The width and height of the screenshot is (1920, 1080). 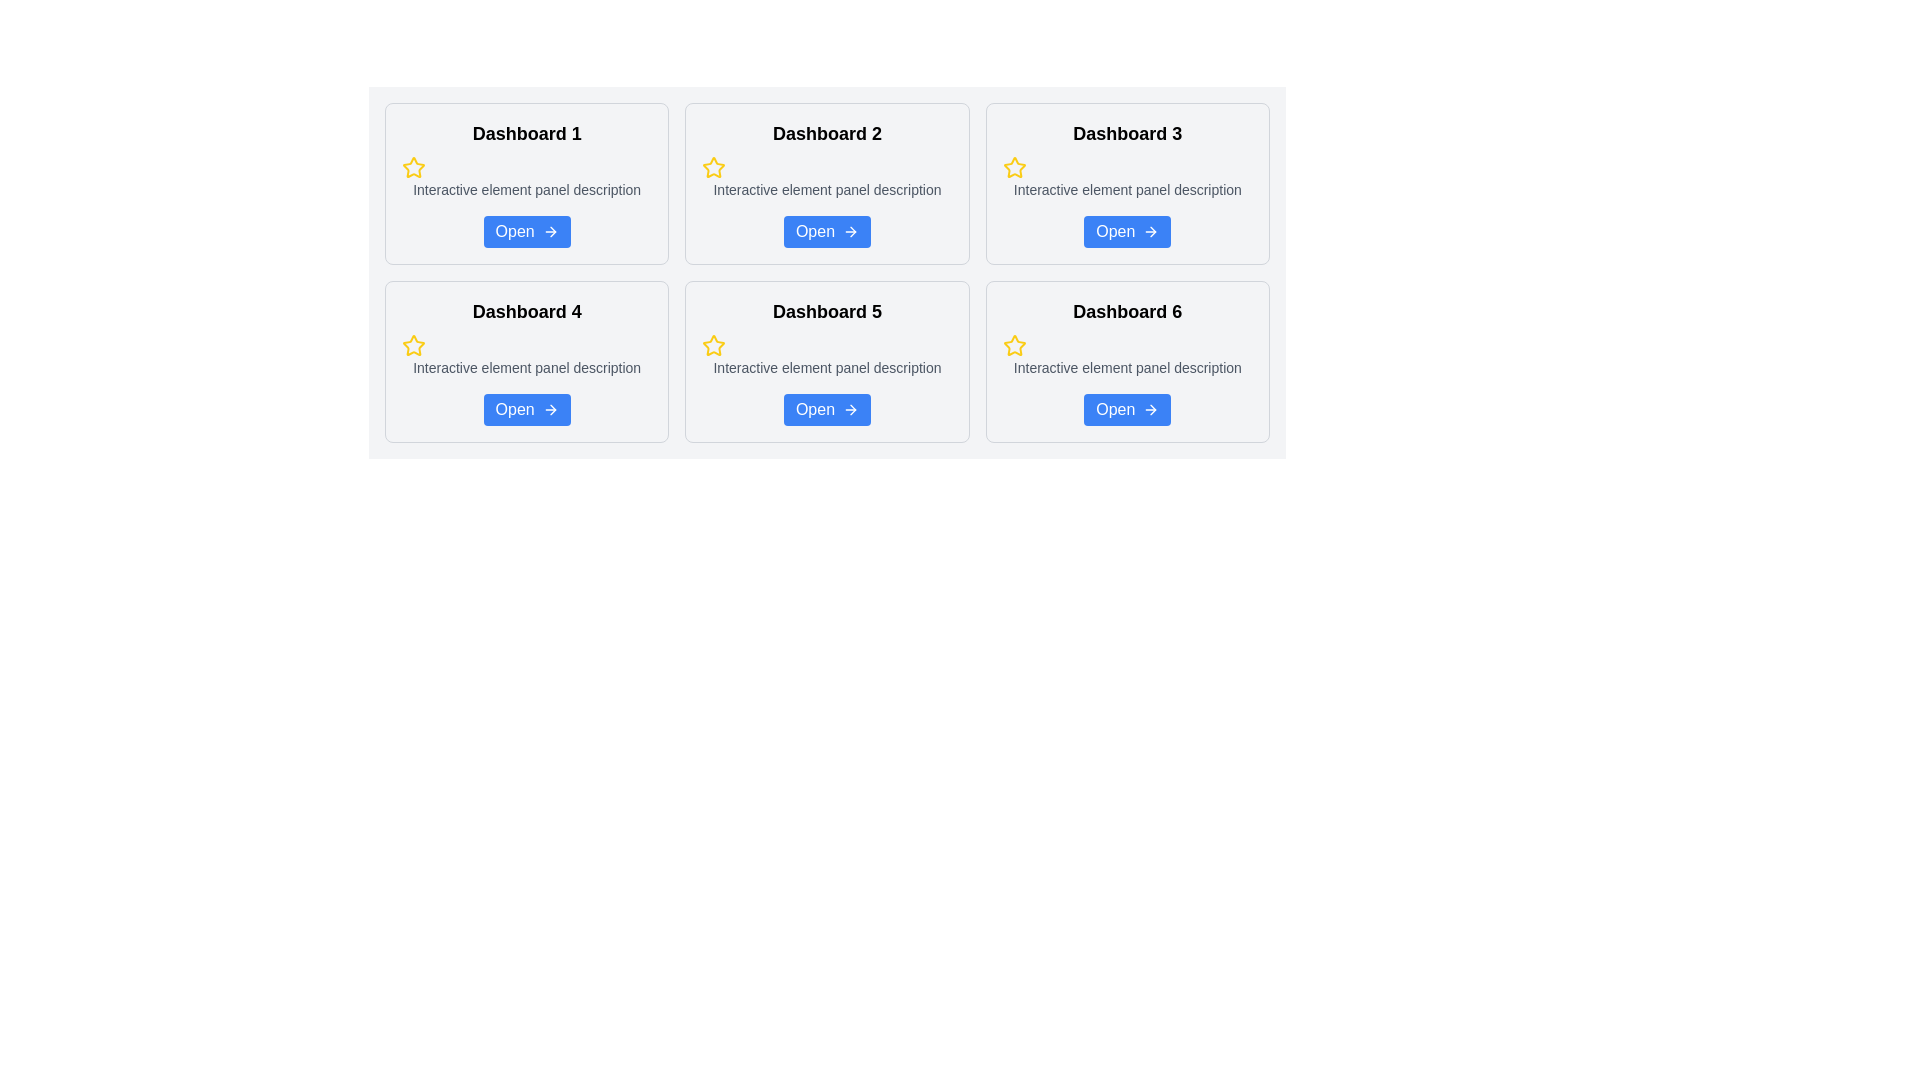 What do you see at coordinates (412, 345) in the screenshot?
I see `the star icon embedded within the fourth card titled 'Dashboard 4'` at bounding box center [412, 345].